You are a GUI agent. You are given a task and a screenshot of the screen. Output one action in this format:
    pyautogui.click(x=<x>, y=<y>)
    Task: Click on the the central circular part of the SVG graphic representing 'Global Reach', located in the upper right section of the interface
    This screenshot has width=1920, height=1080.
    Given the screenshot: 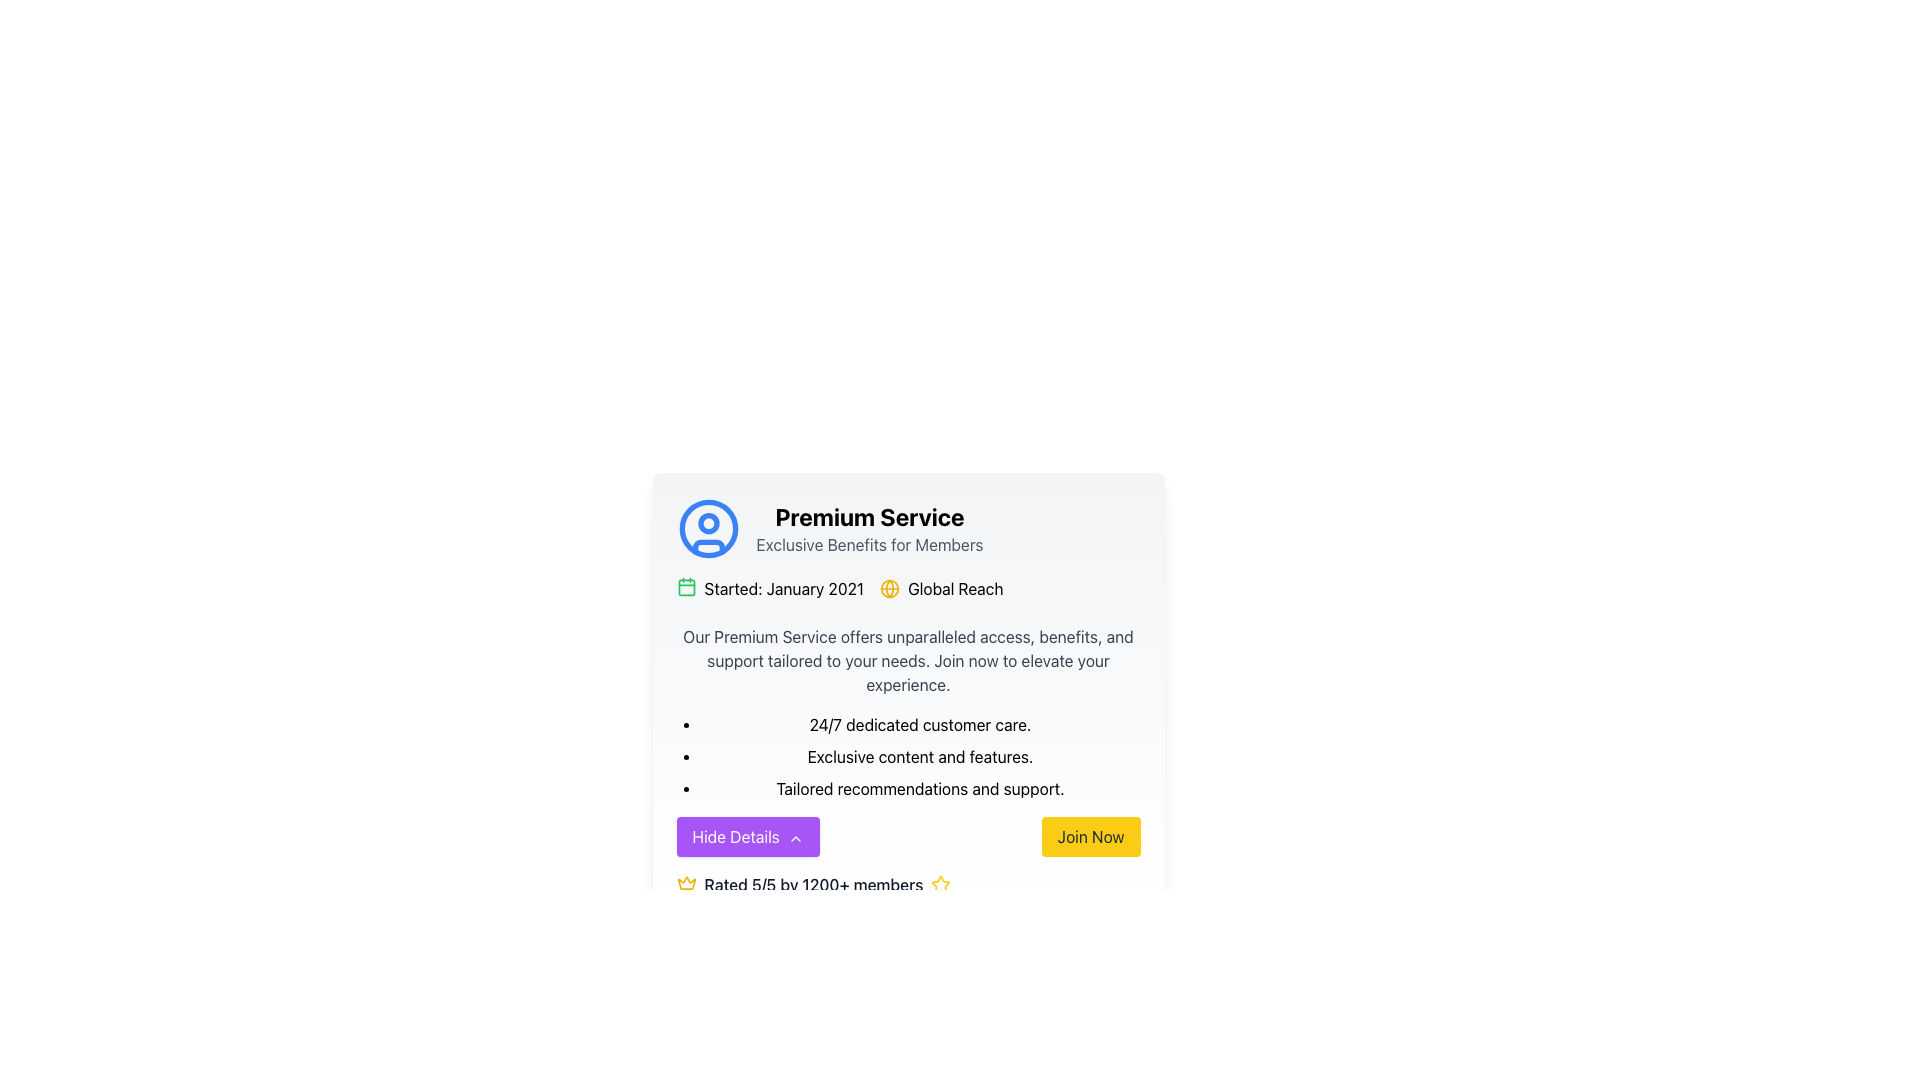 What is the action you would take?
    pyautogui.click(x=889, y=588)
    